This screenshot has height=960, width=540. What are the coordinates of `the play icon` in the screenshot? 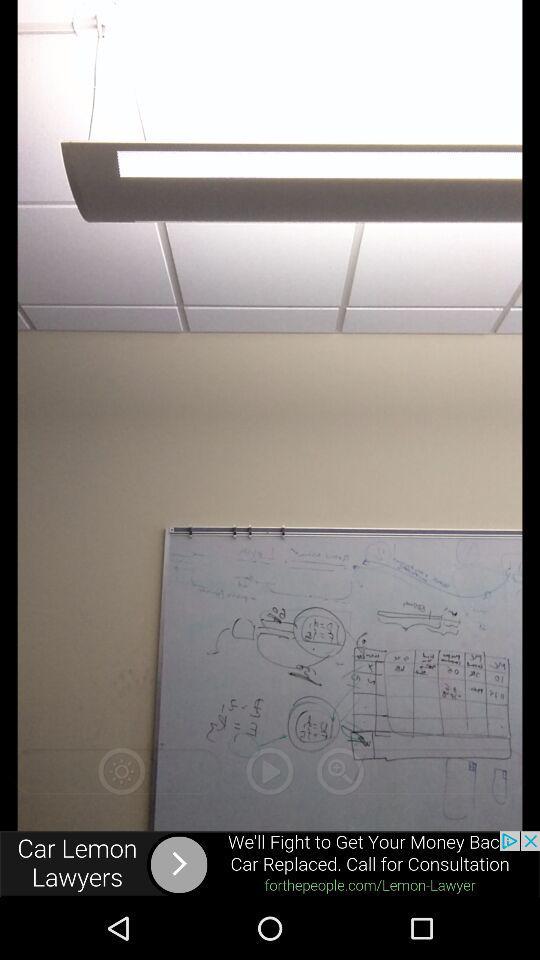 It's located at (270, 770).